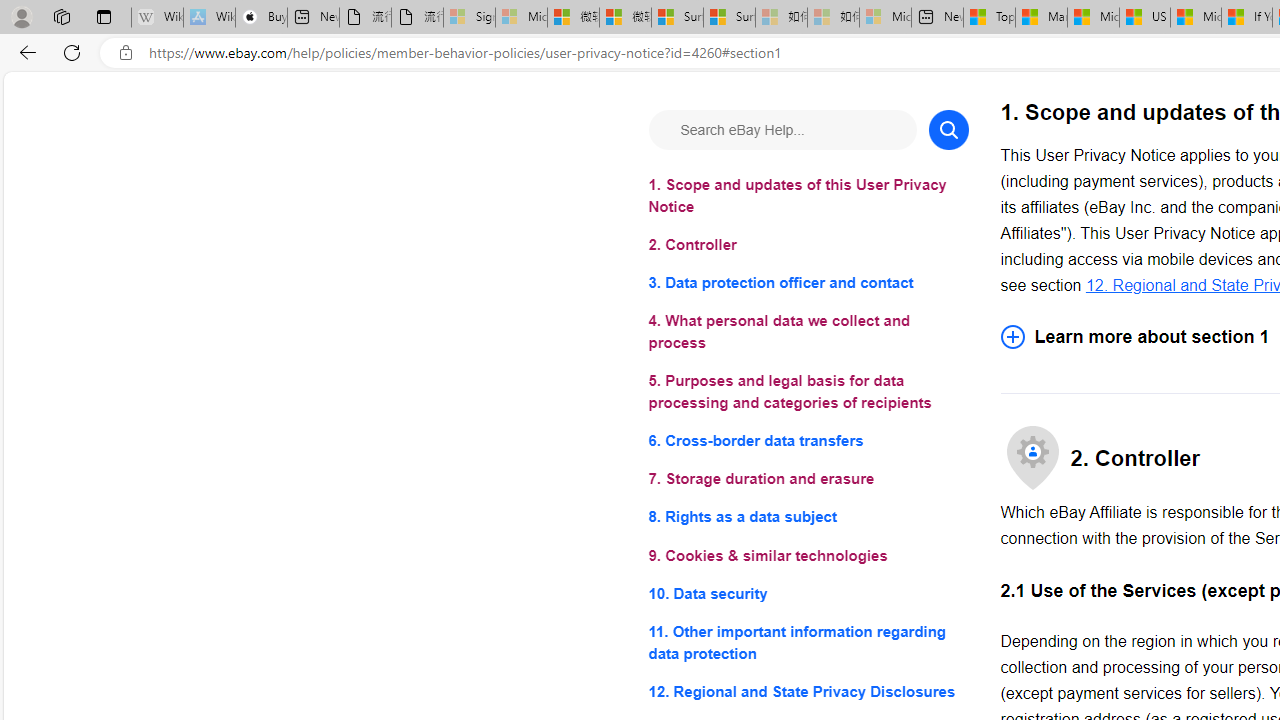 This screenshot has height=720, width=1280. Describe the element at coordinates (808, 479) in the screenshot. I see `'7. Storage duration and erasure'` at that location.